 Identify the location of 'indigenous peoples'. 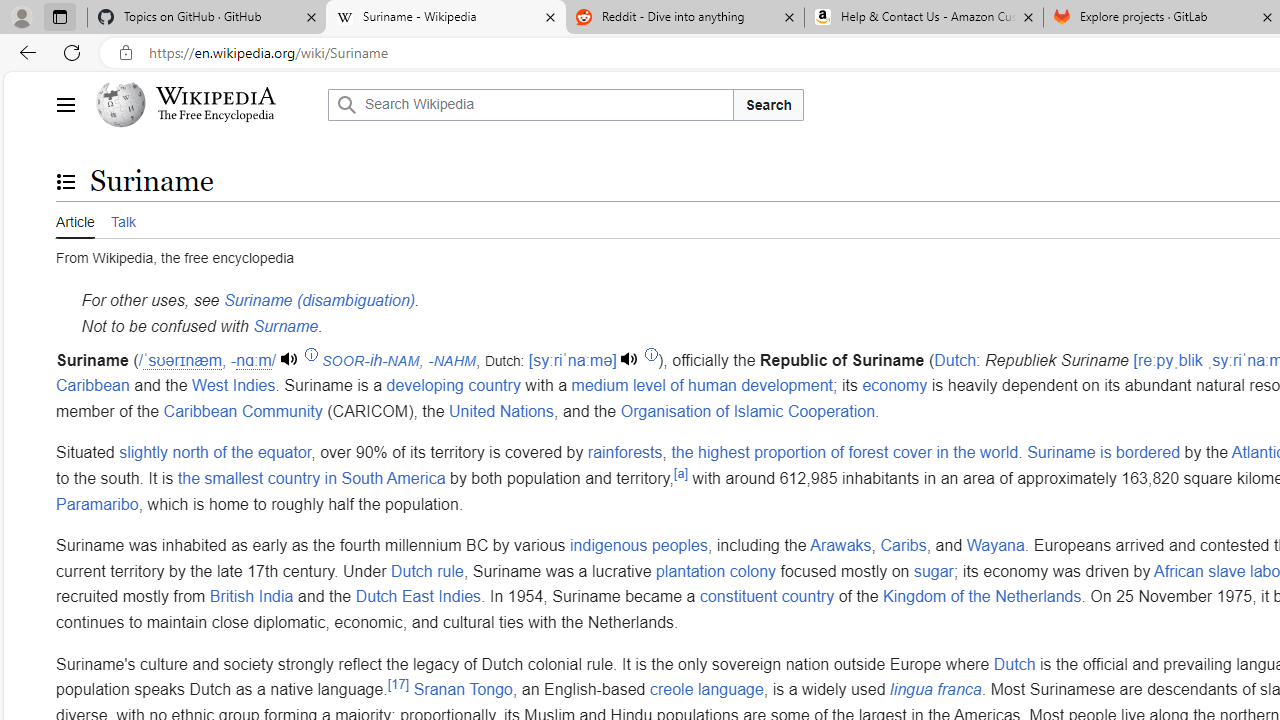
(637, 546).